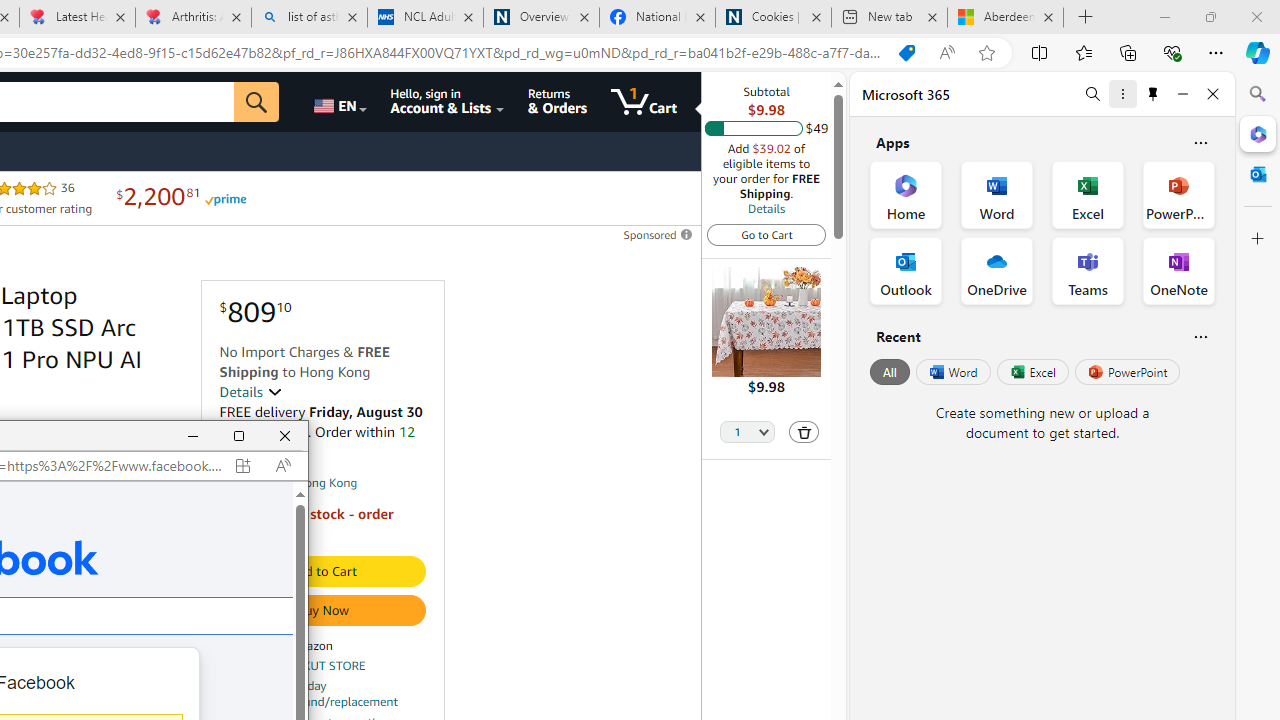 The image size is (1280, 720). What do you see at coordinates (1178, 195) in the screenshot?
I see `'PowerPoint Office App'` at bounding box center [1178, 195].